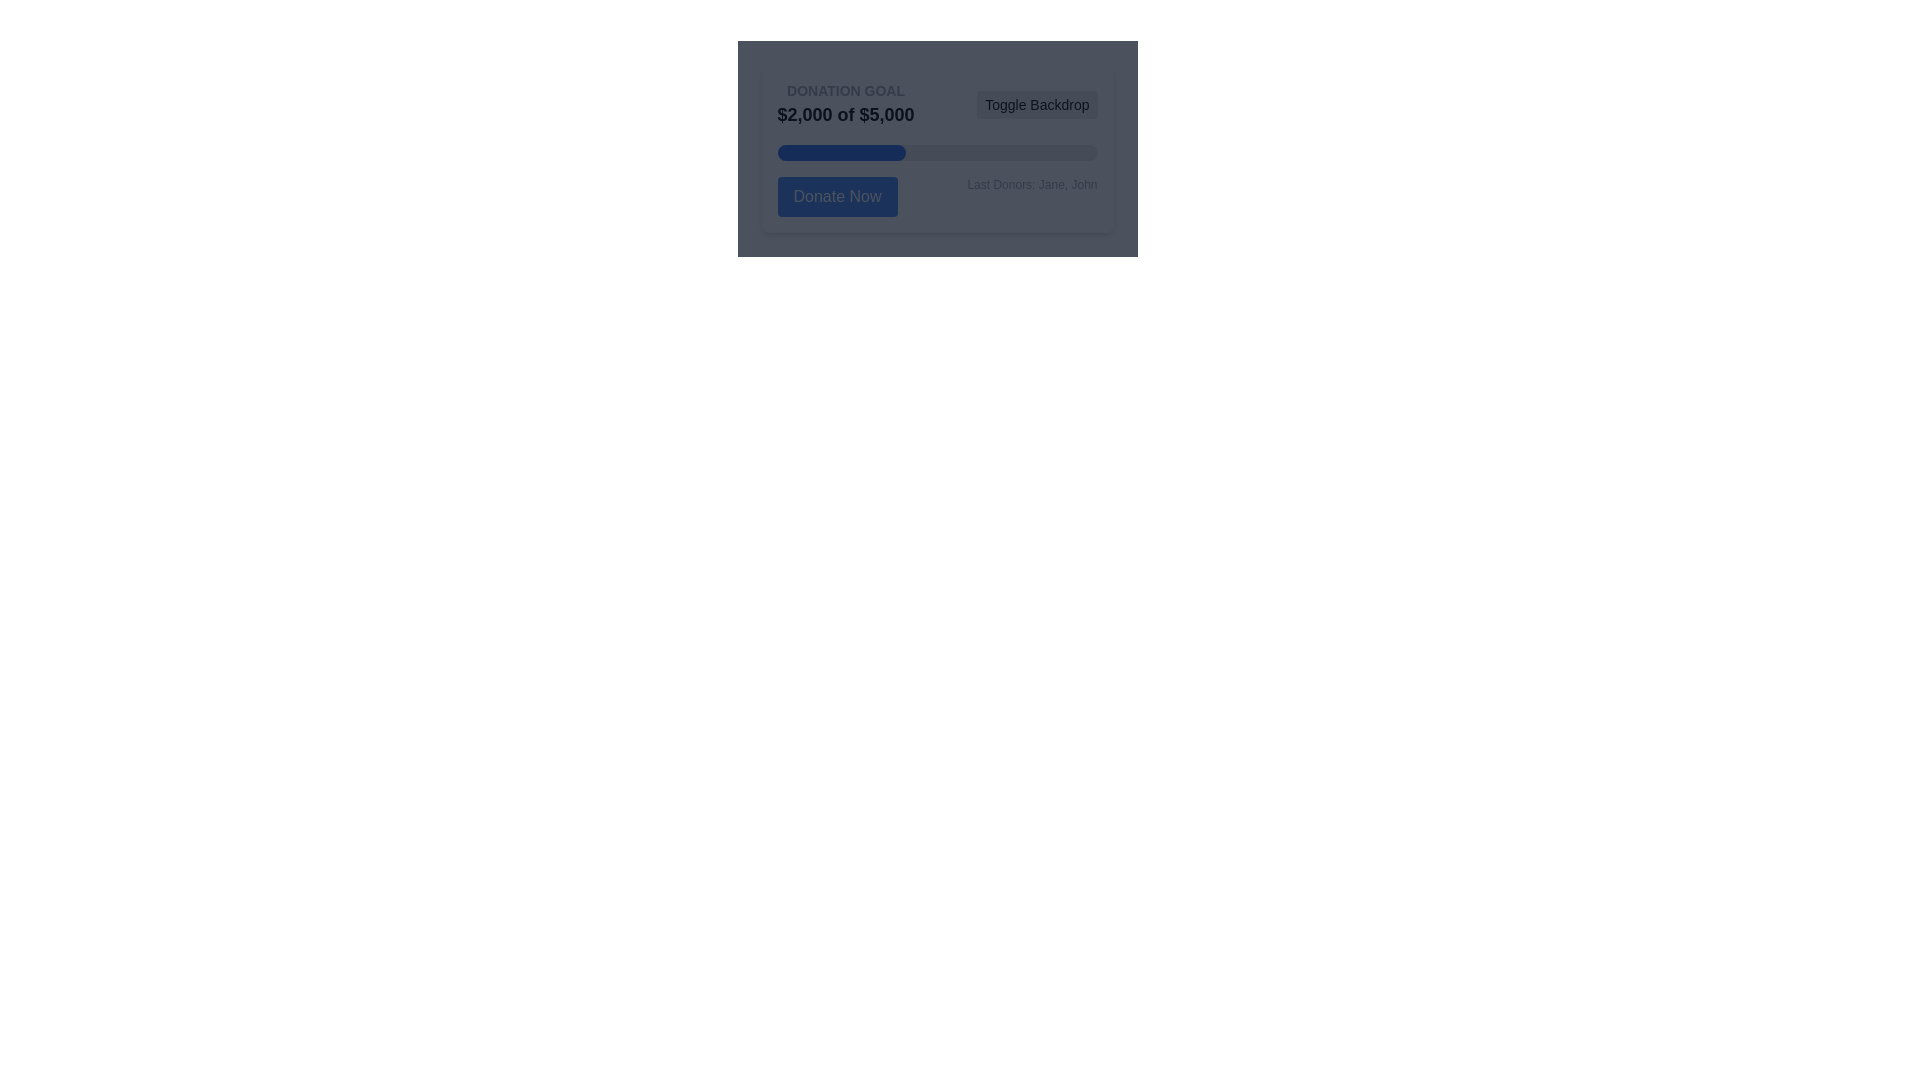  I want to click on the text label that indicates the current progress toward the donation goal, positioned directly below the 'Donation Goal' title, so click(846, 115).